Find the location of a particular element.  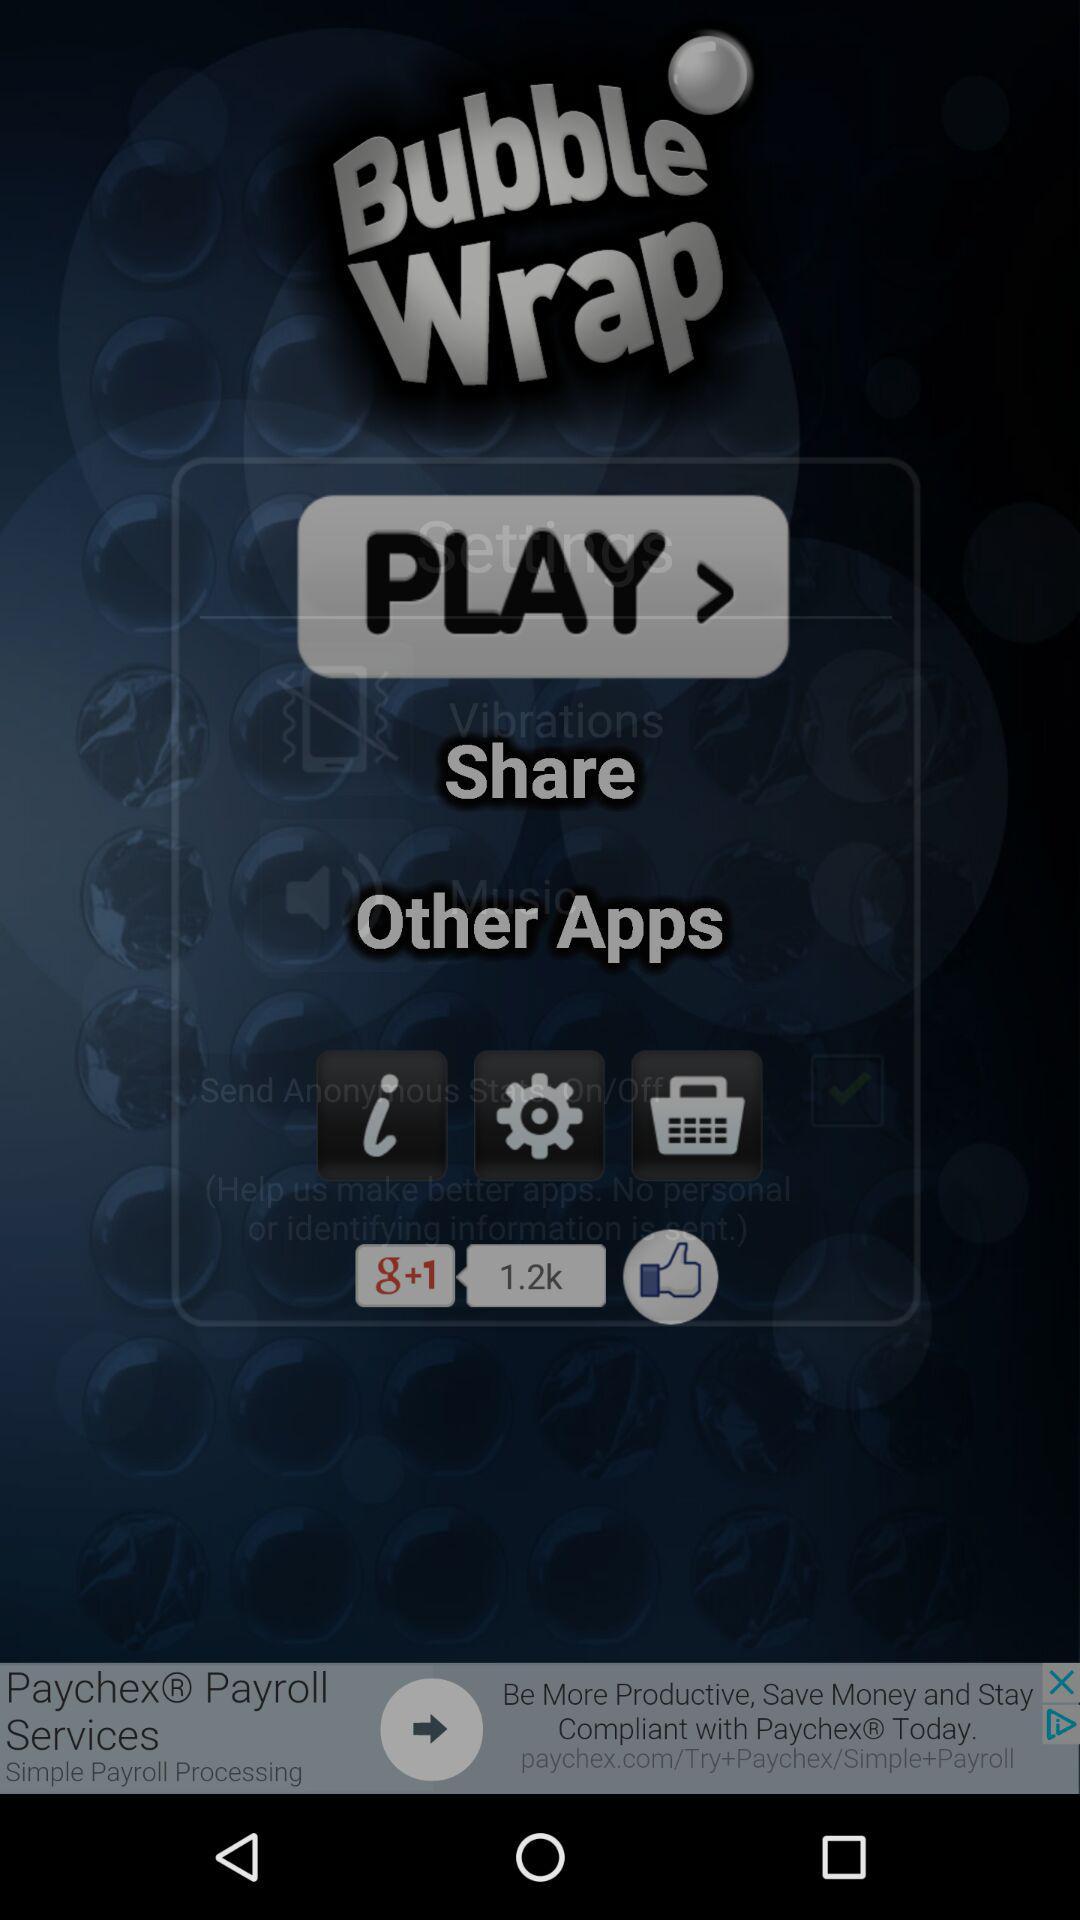

advertisement banner is located at coordinates (540, 1727).